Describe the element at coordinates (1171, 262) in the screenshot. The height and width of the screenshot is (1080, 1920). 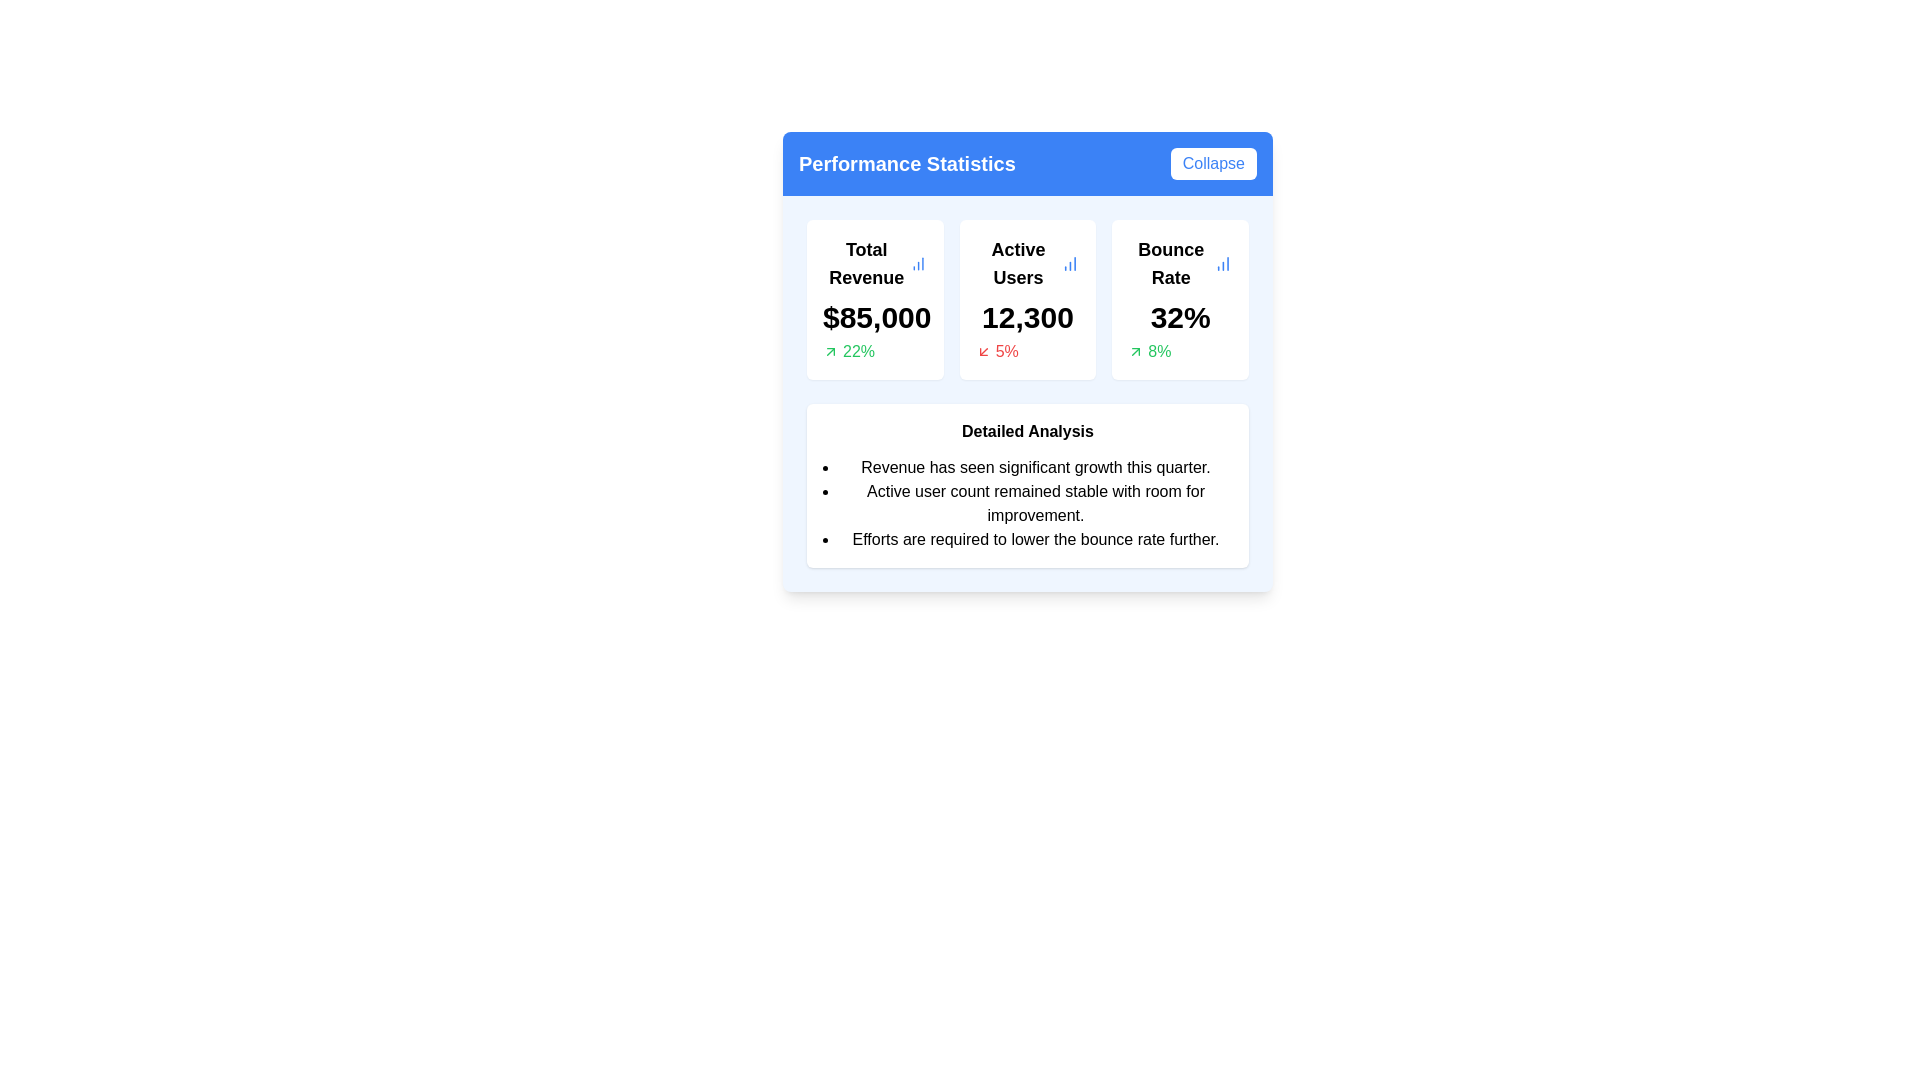
I see `the 'Bounce Rate' label, which is positioned on the right-hand side of the performance statistics layout, above the corresponding percentage value` at that location.